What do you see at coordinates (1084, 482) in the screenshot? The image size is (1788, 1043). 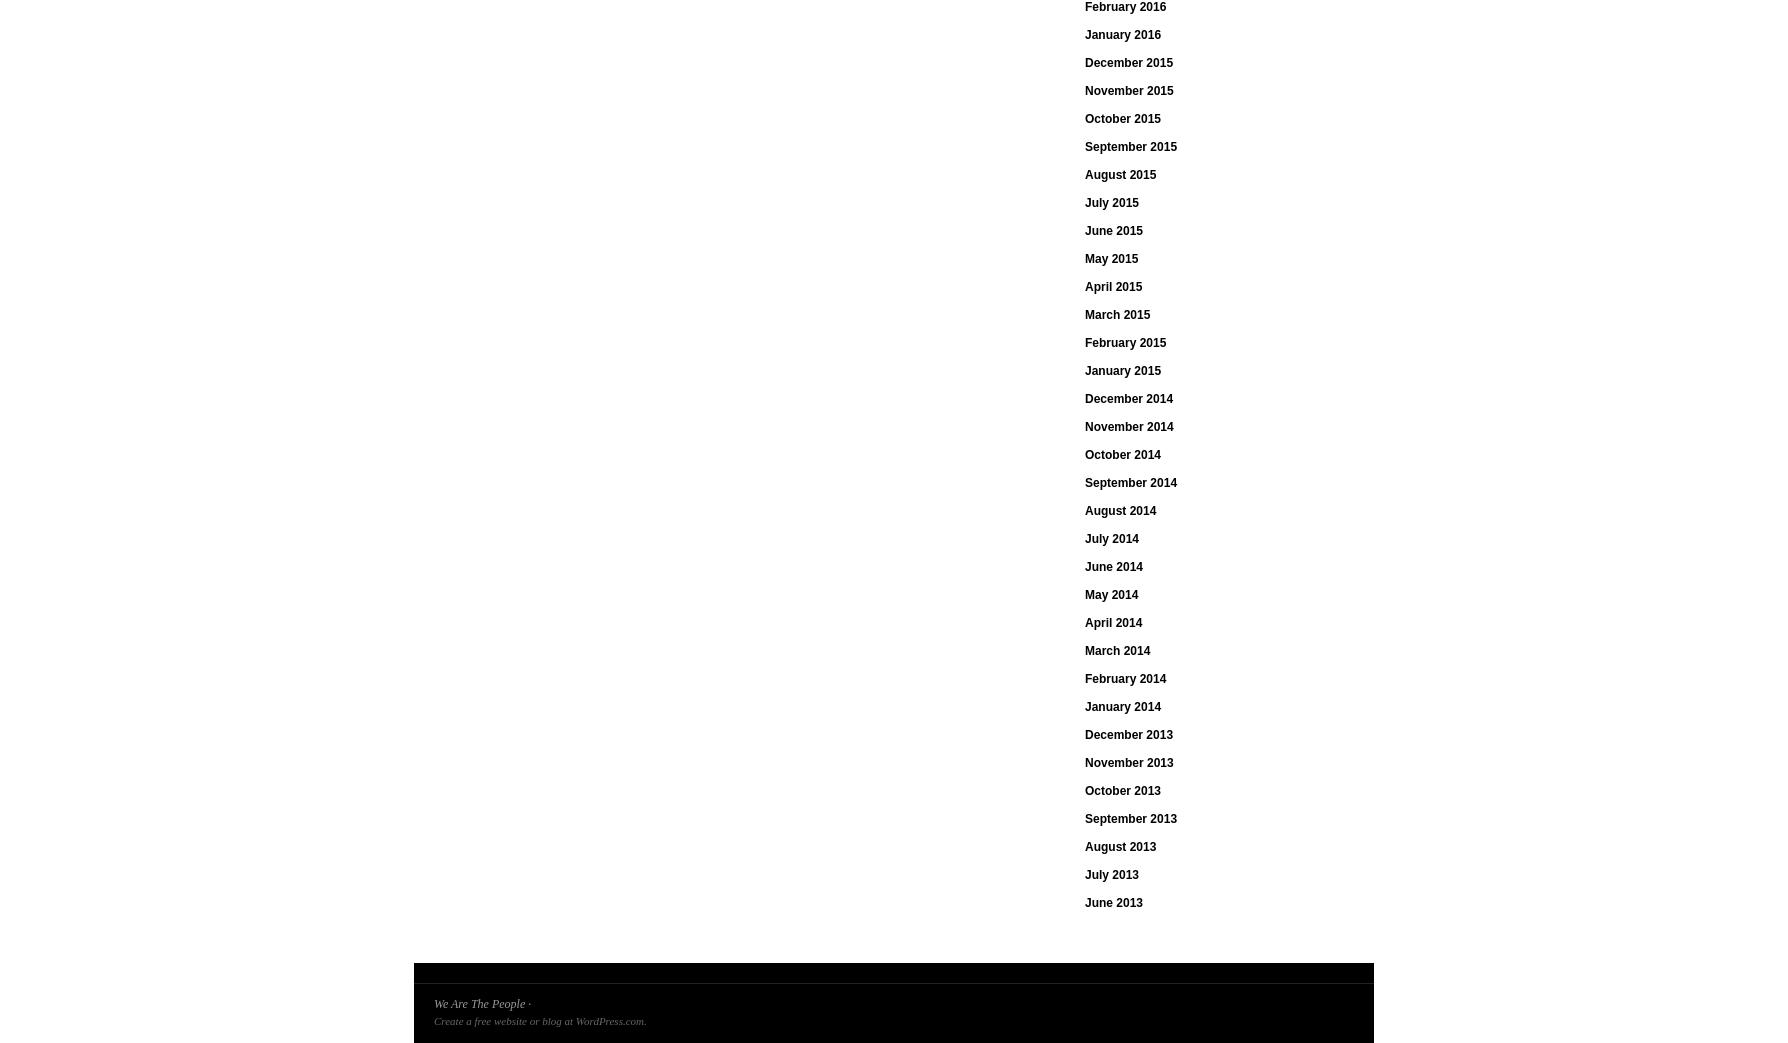 I see `'September 2014'` at bounding box center [1084, 482].